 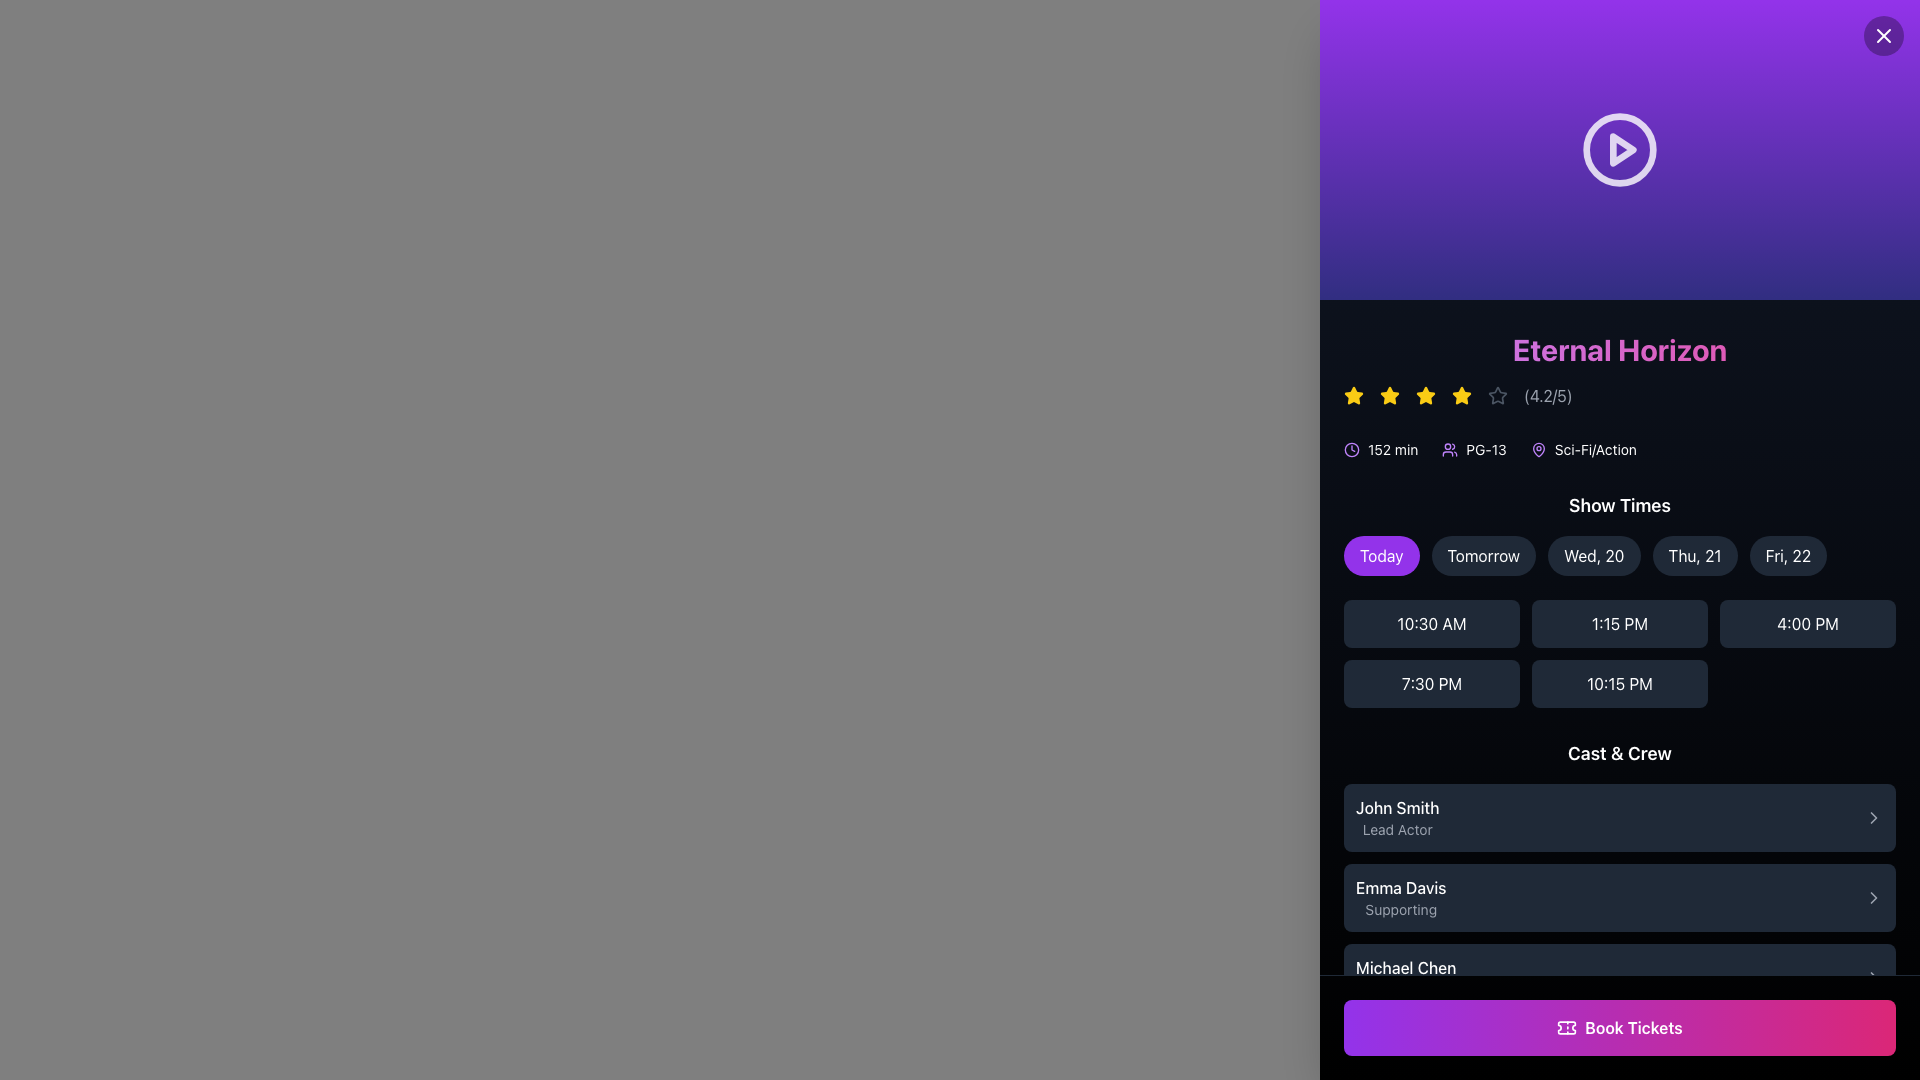 I want to click on the button displaying '4:00 PM' to observe the hover effect, which changes its background from dark gray to a lighter gray, so click(x=1808, y=623).